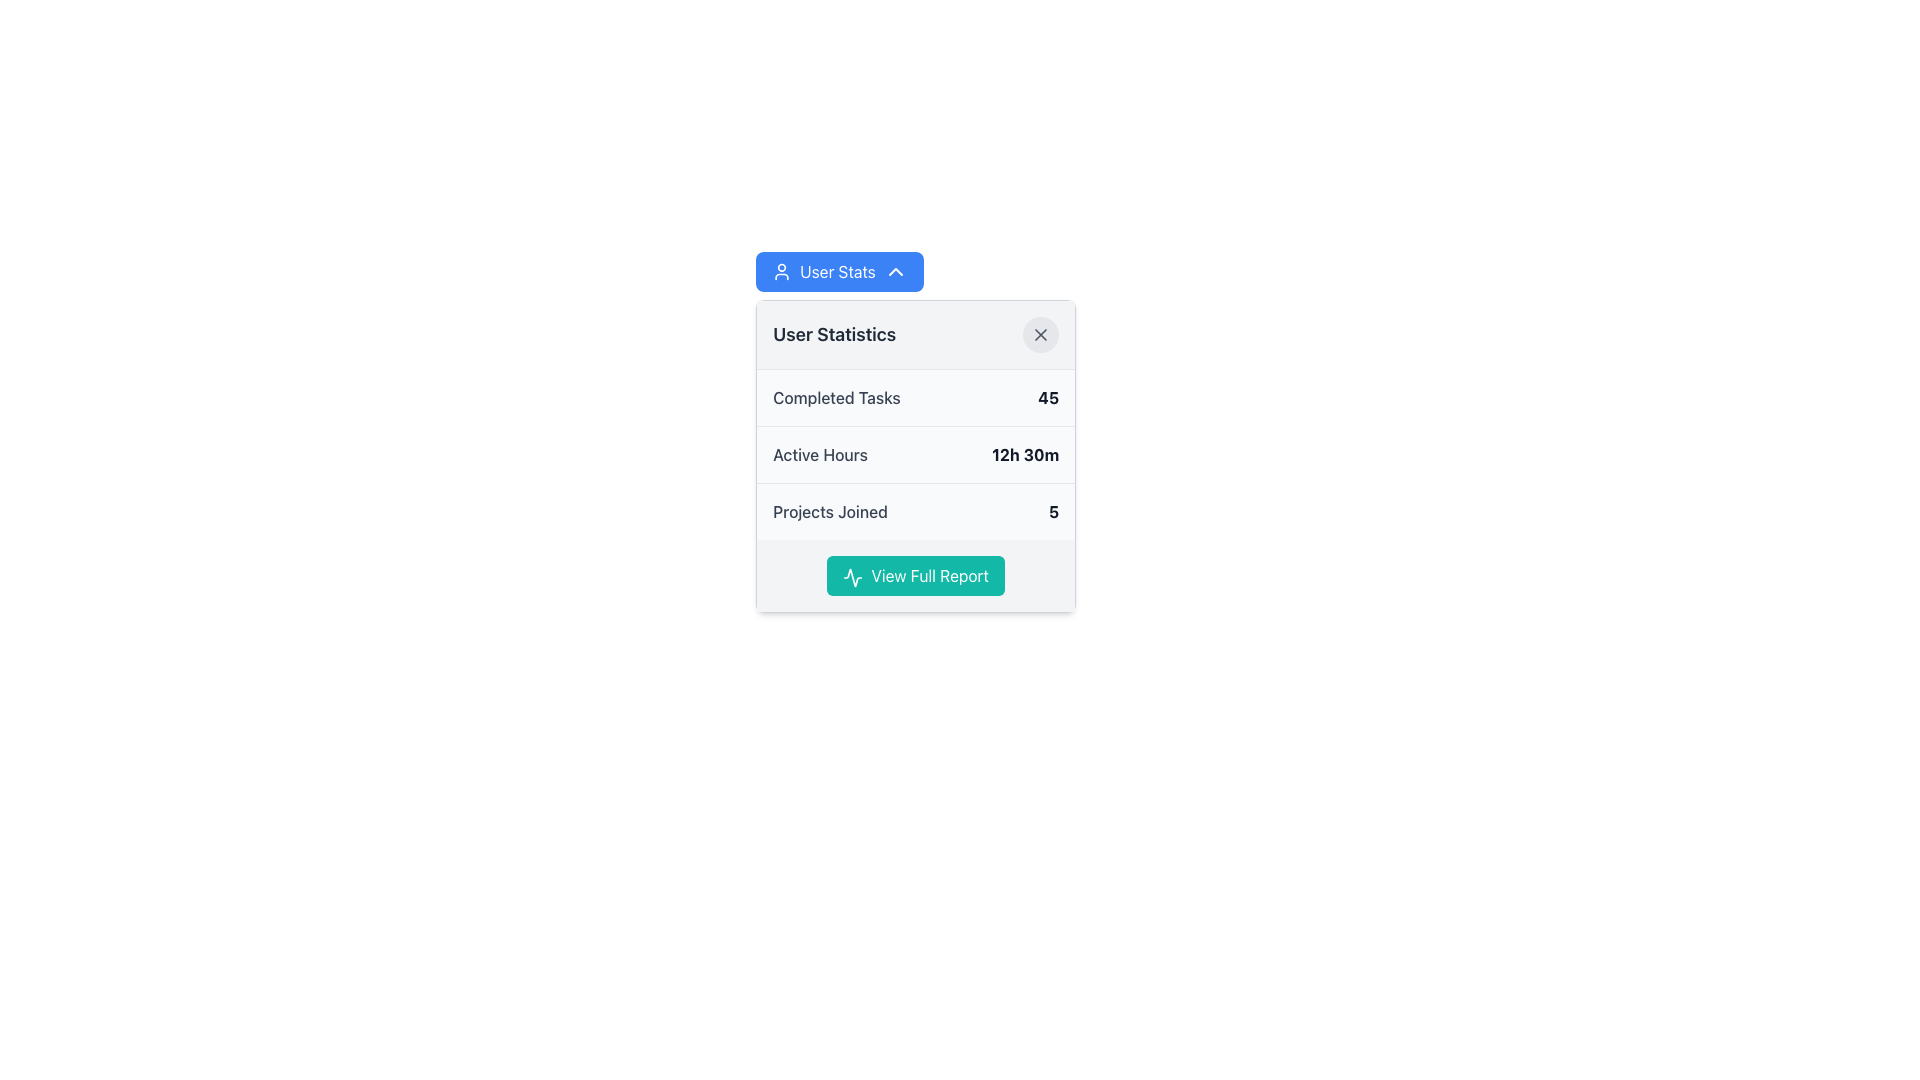 The width and height of the screenshot is (1920, 1080). I want to click on the 'Active Hours' text label, which is styled in medium-weight gray font and aligned to the left in the 'User Statistics' section, positioned above 'Projects Joined' and left of '12h 30m', so click(820, 455).